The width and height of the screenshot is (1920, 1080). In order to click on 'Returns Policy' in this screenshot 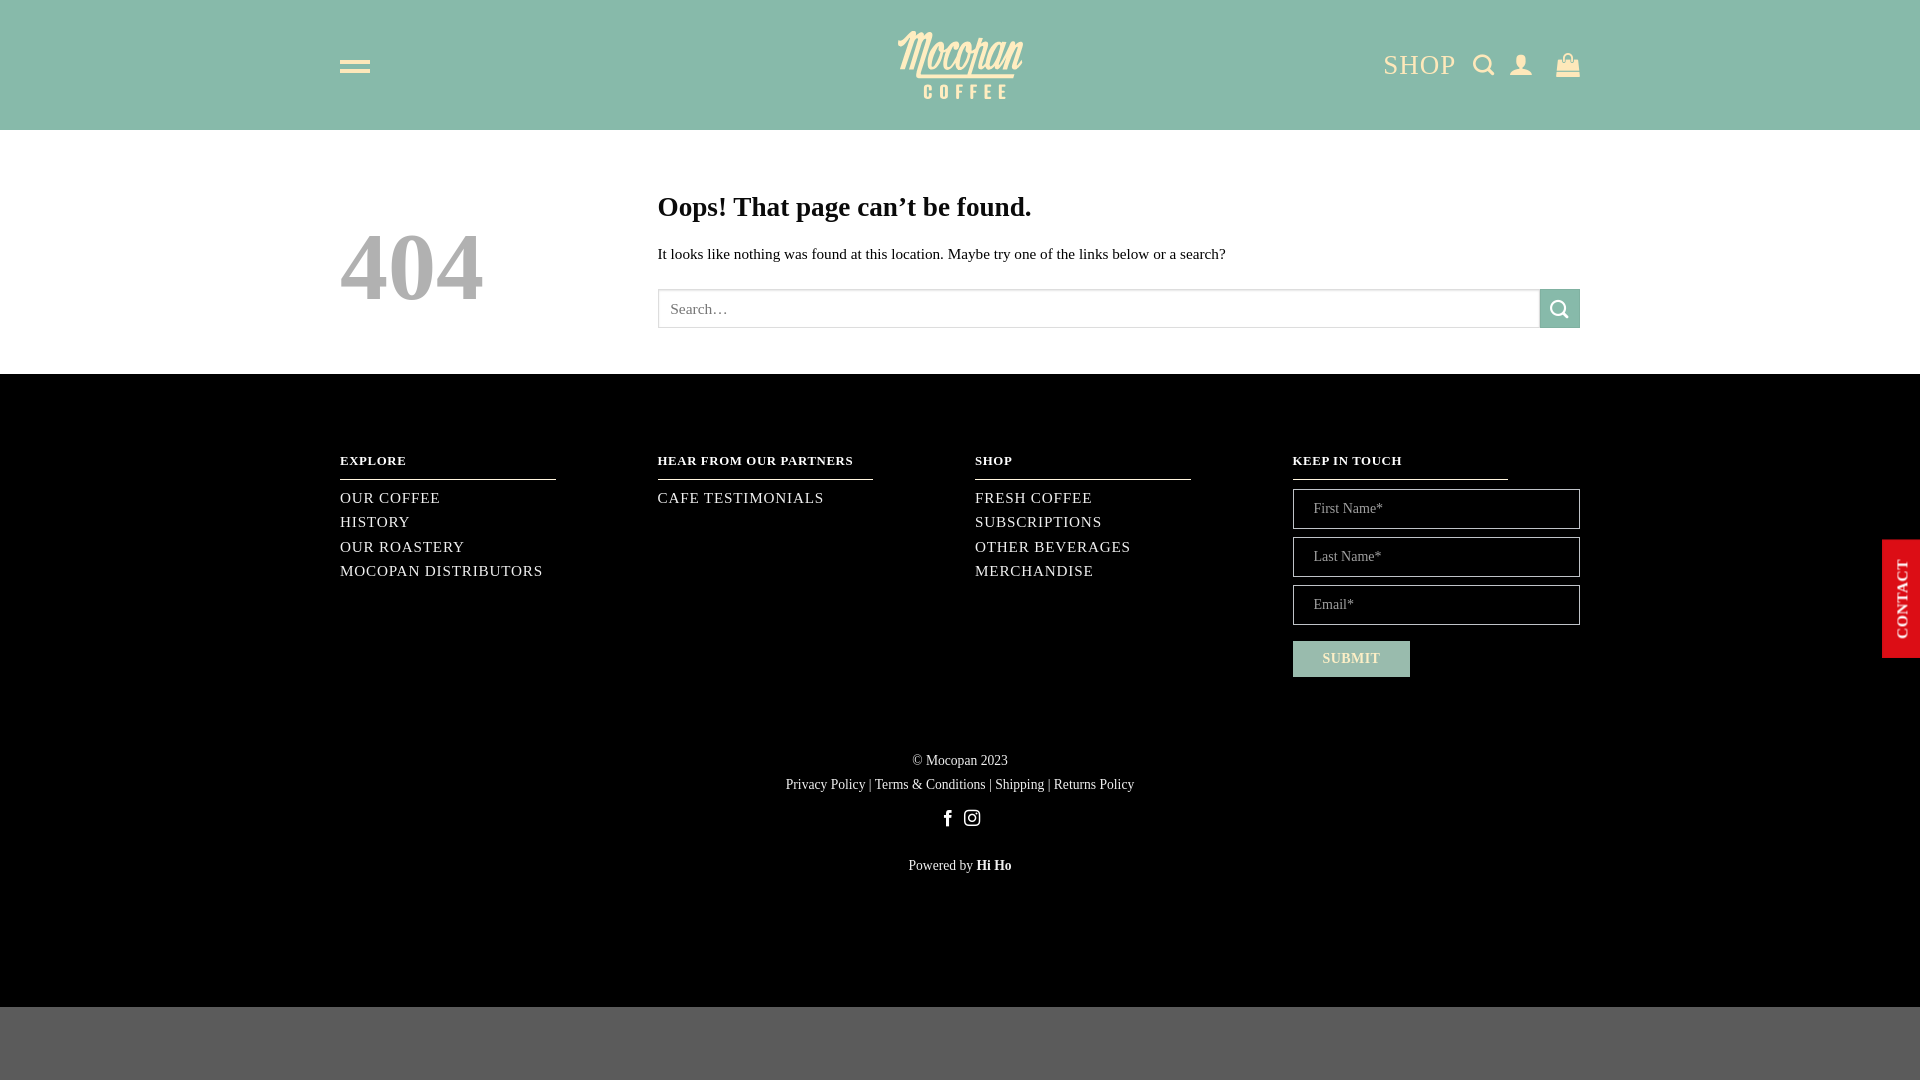, I will do `click(1053, 783)`.